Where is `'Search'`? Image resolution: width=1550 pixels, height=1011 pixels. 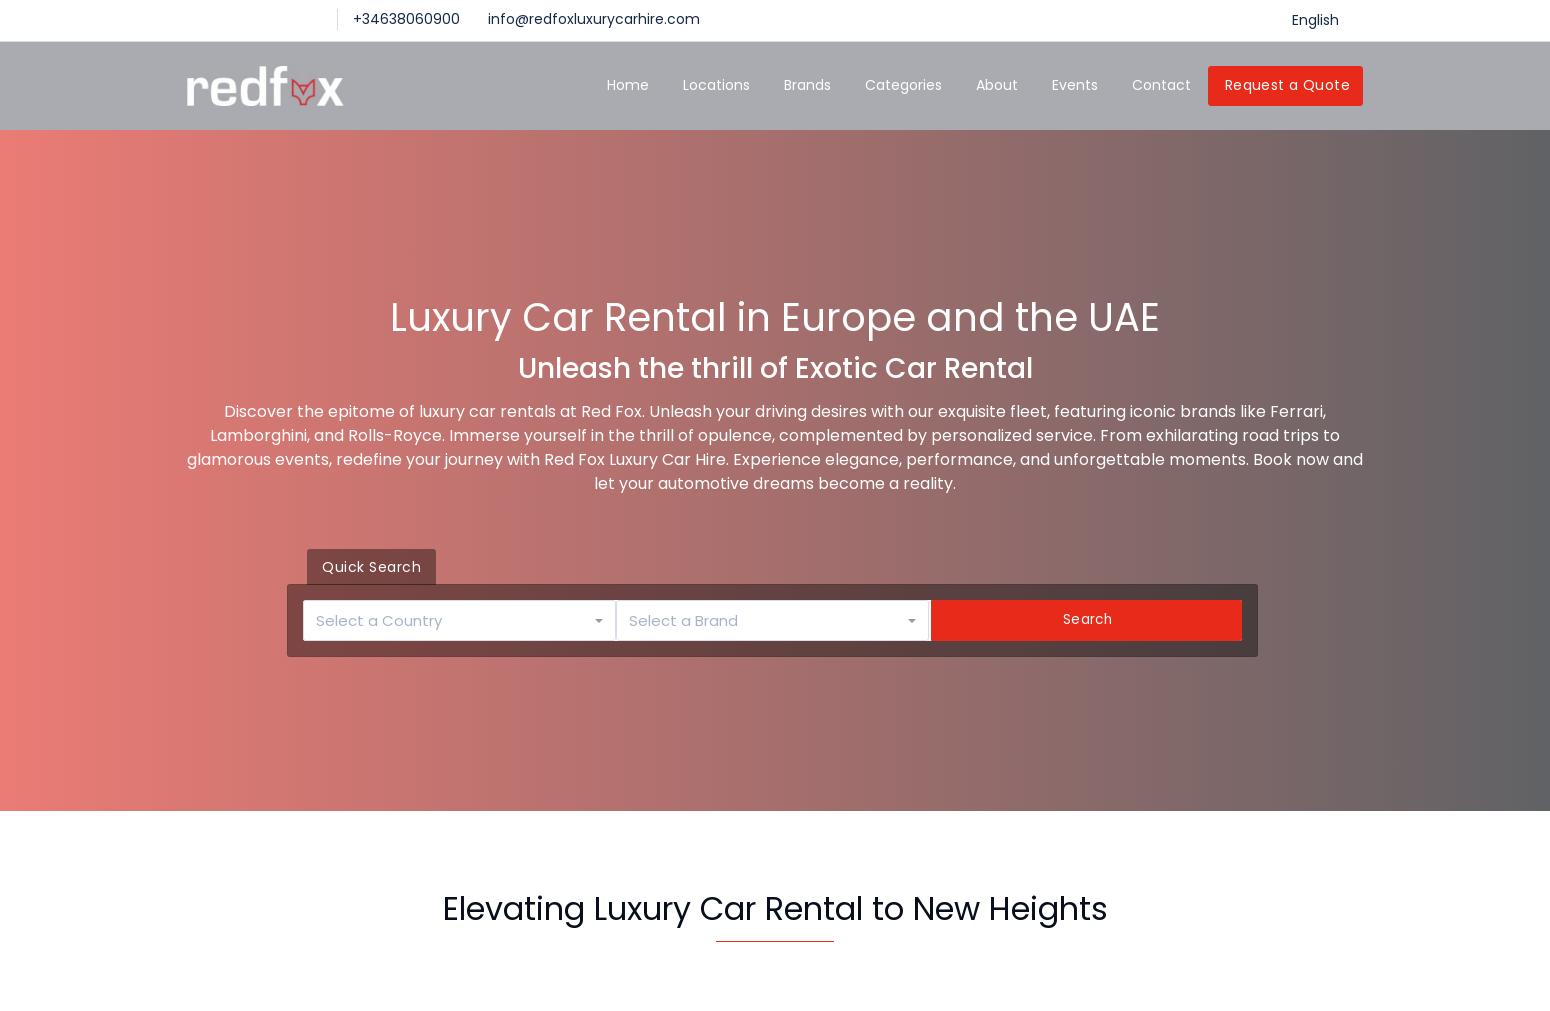 'Search' is located at coordinates (1062, 619).